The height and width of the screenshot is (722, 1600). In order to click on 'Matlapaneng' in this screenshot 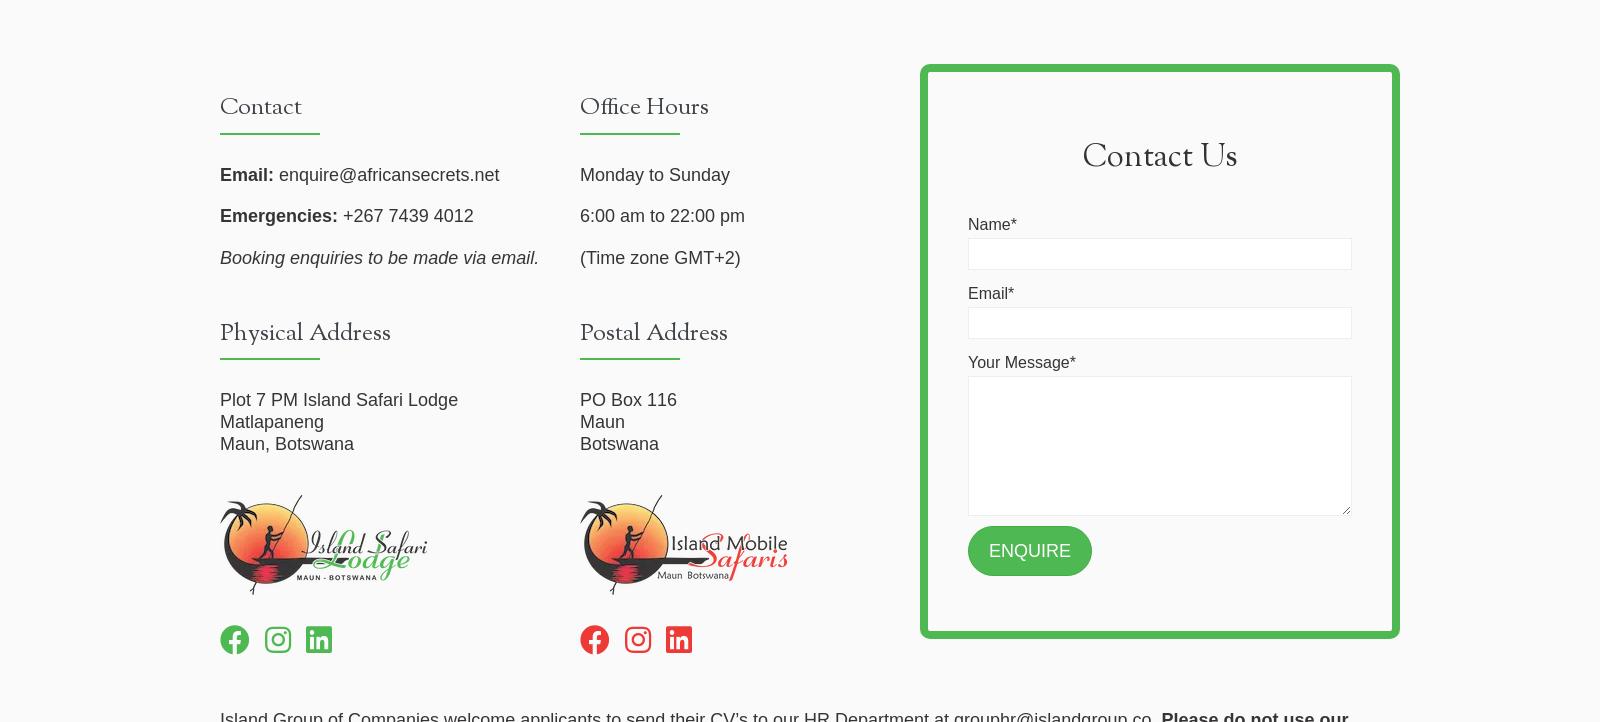, I will do `click(272, 420)`.